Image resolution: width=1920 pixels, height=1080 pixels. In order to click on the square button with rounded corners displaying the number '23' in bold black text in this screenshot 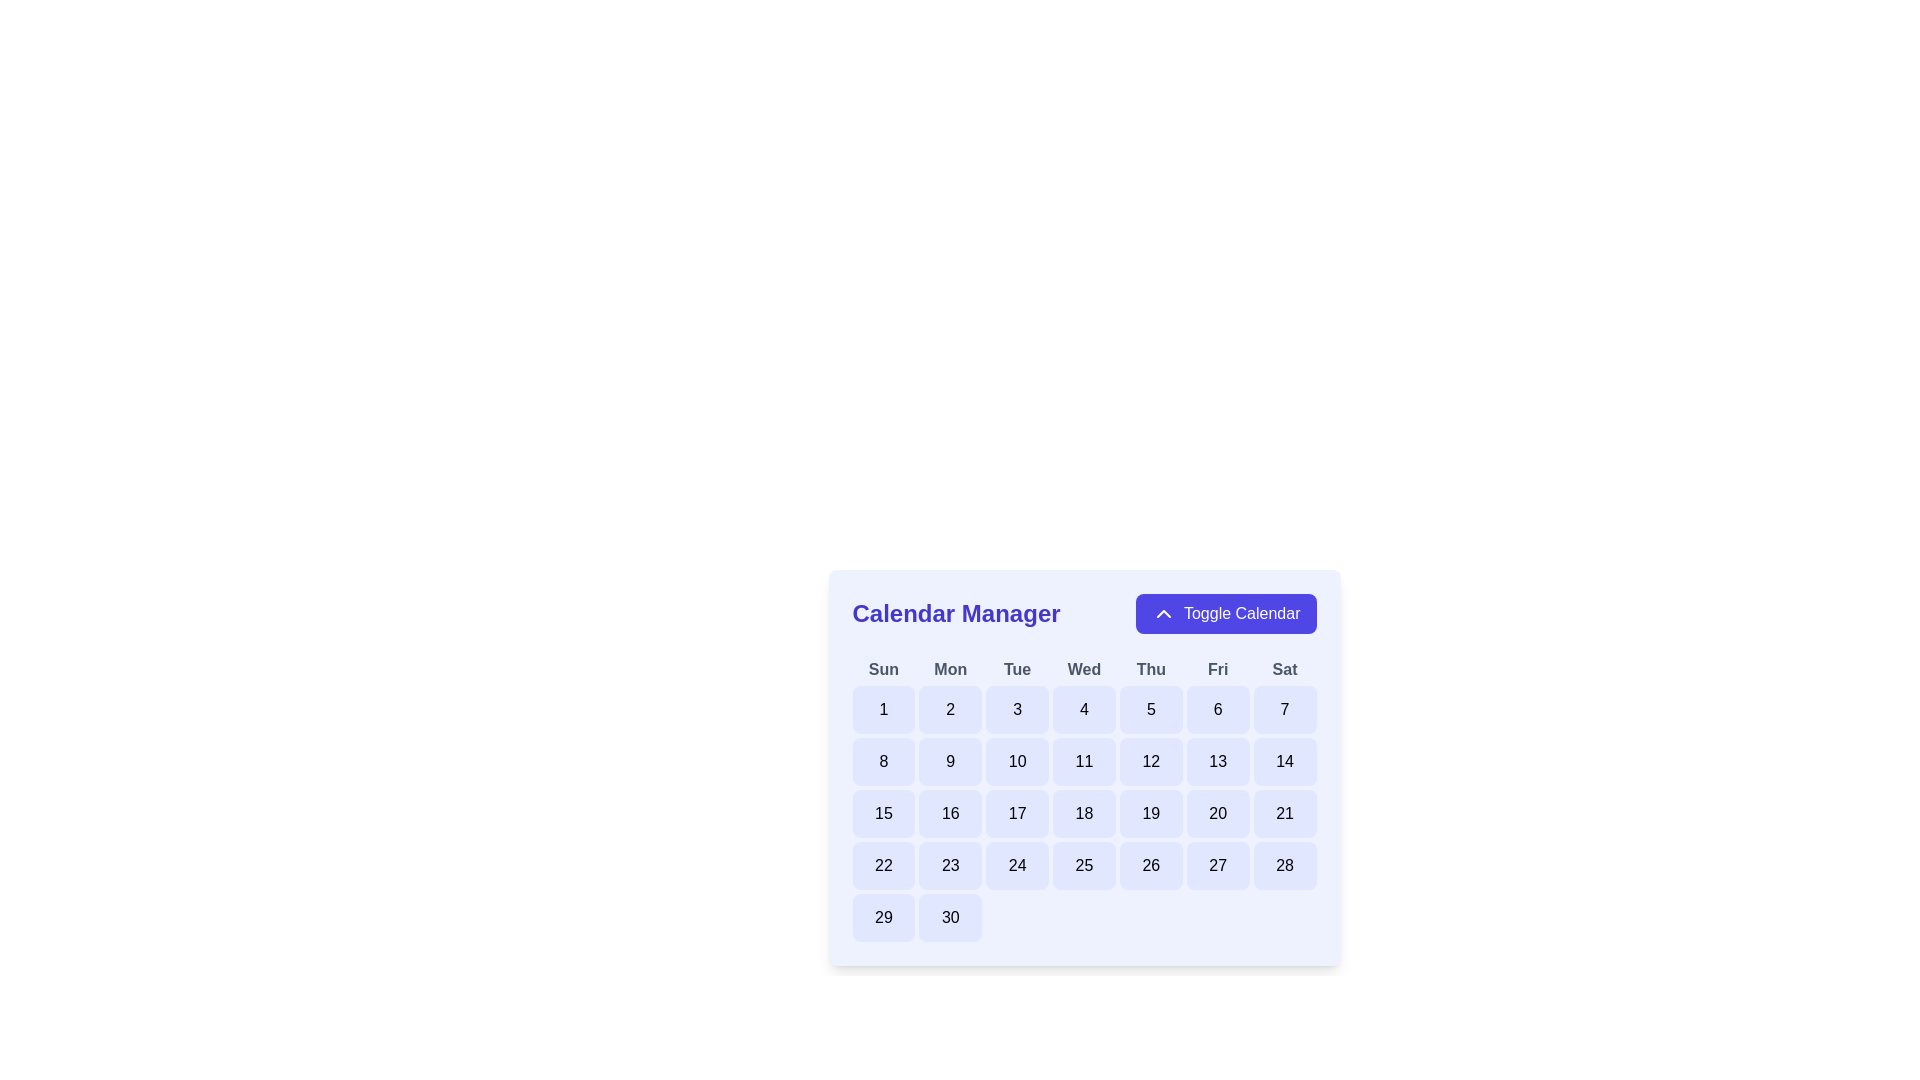, I will do `click(949, 865)`.